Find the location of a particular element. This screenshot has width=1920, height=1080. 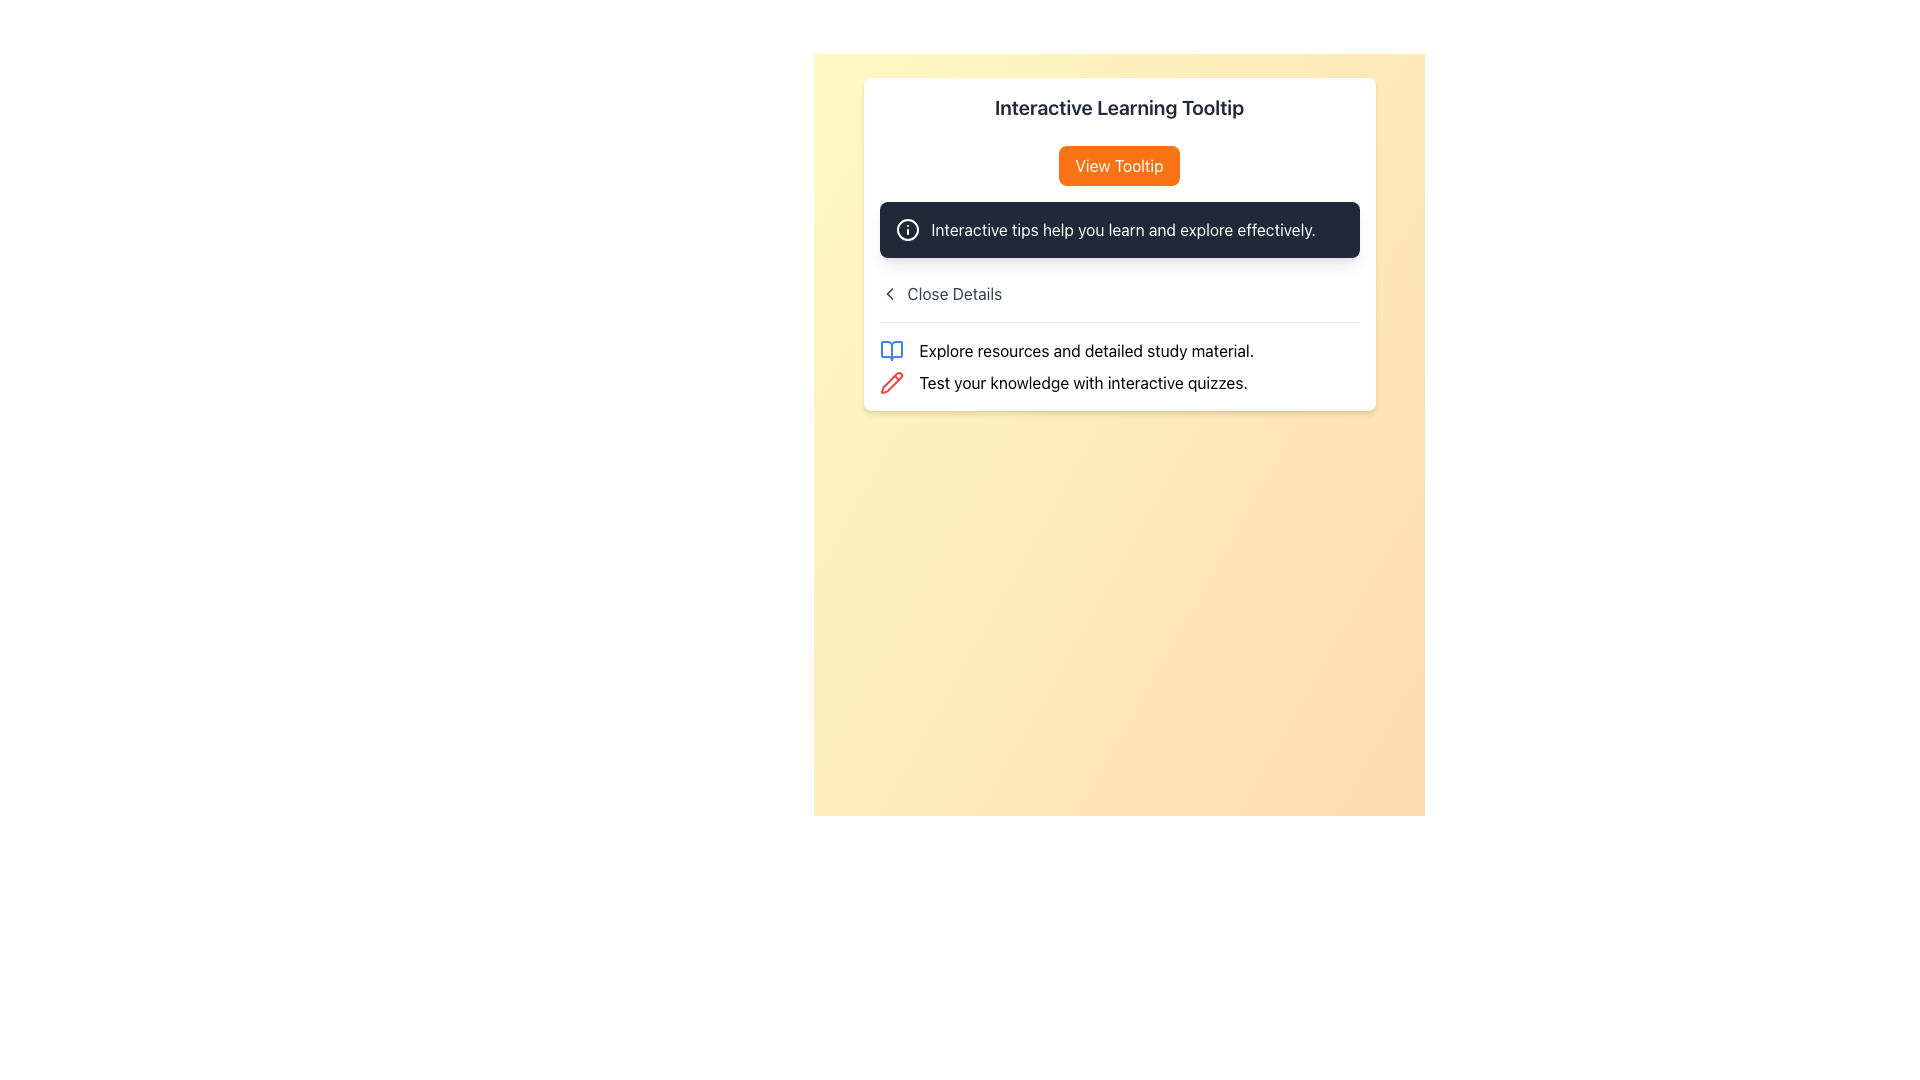

the Informational Text Section with Icons to read detailed content located below the title 'Close Details' is located at coordinates (1118, 357).